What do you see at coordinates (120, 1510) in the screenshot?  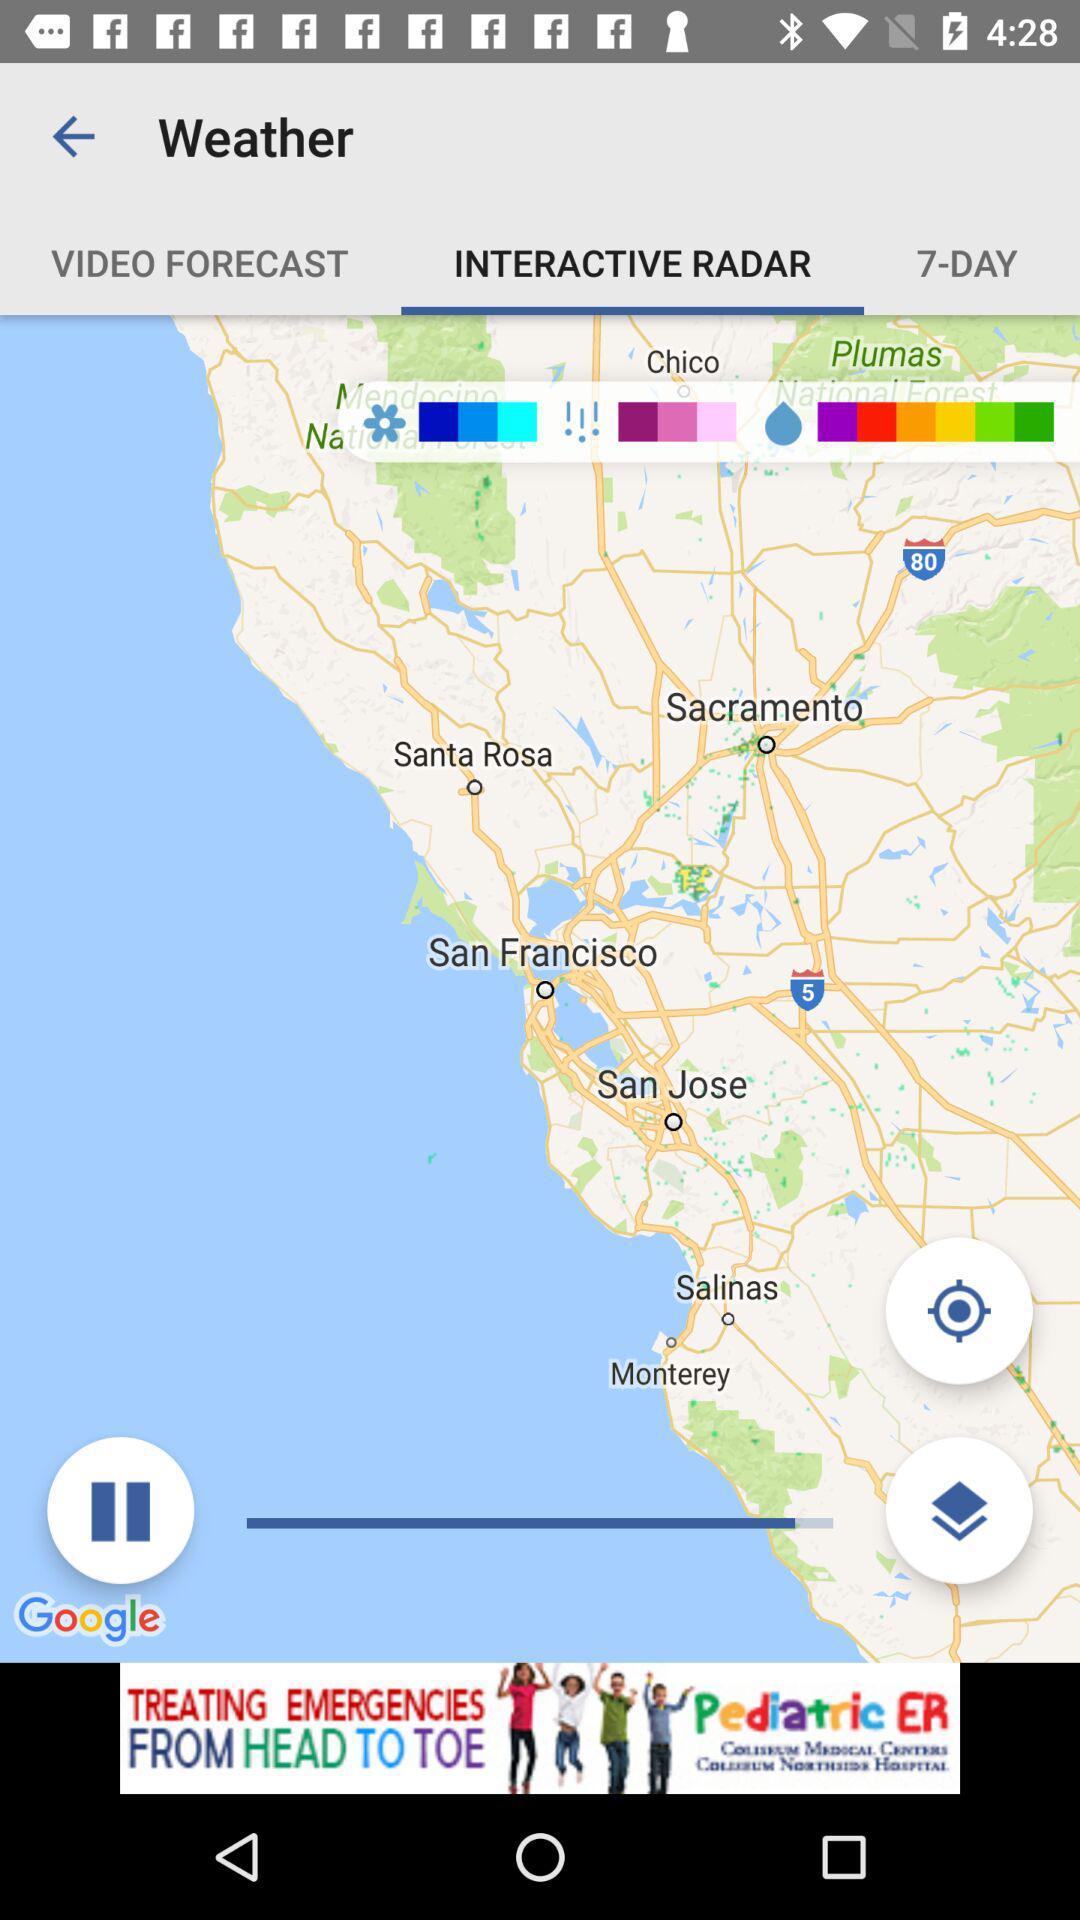 I see `the pause icon` at bounding box center [120, 1510].